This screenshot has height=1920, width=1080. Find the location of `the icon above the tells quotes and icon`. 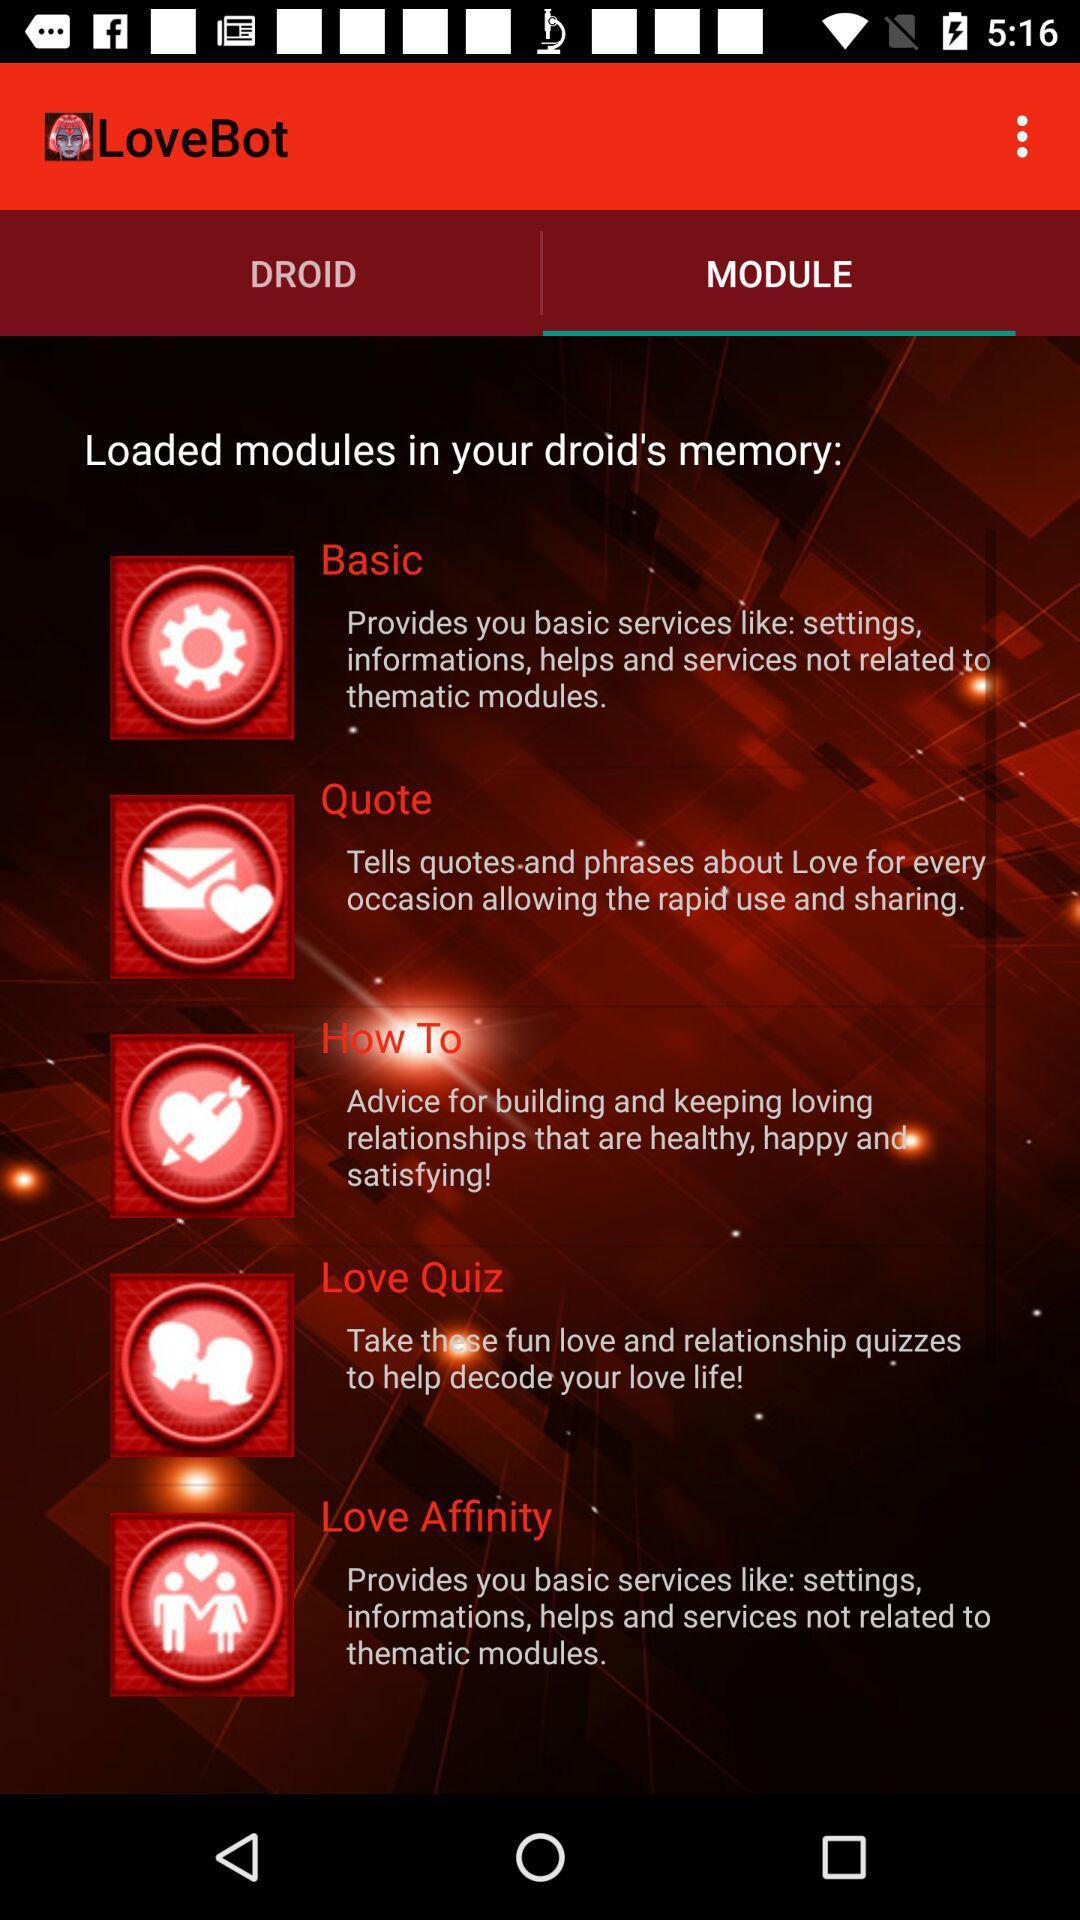

the icon above the tells quotes and icon is located at coordinates (658, 804).